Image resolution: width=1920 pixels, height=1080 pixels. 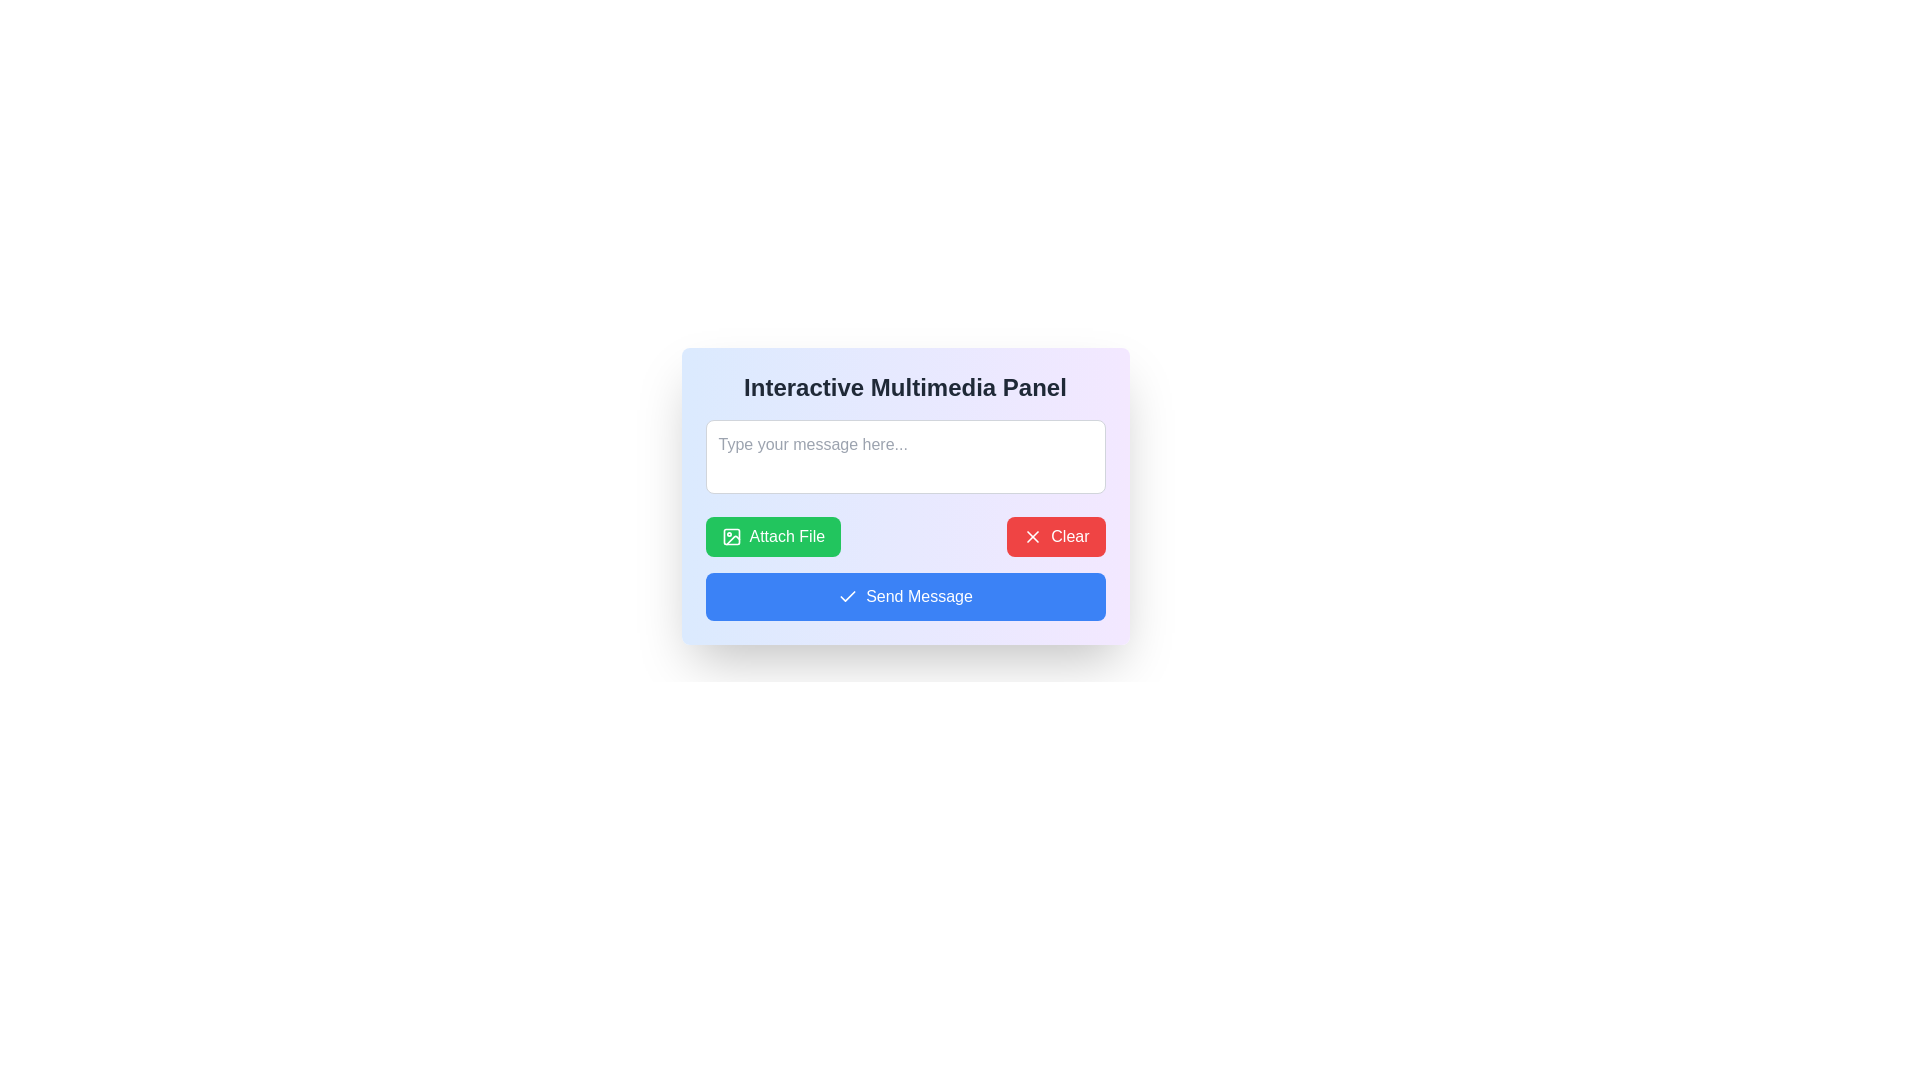 What do you see at coordinates (730, 535) in the screenshot?
I see `the green button labeled 'Attach File' that contains the file attachment icon` at bounding box center [730, 535].